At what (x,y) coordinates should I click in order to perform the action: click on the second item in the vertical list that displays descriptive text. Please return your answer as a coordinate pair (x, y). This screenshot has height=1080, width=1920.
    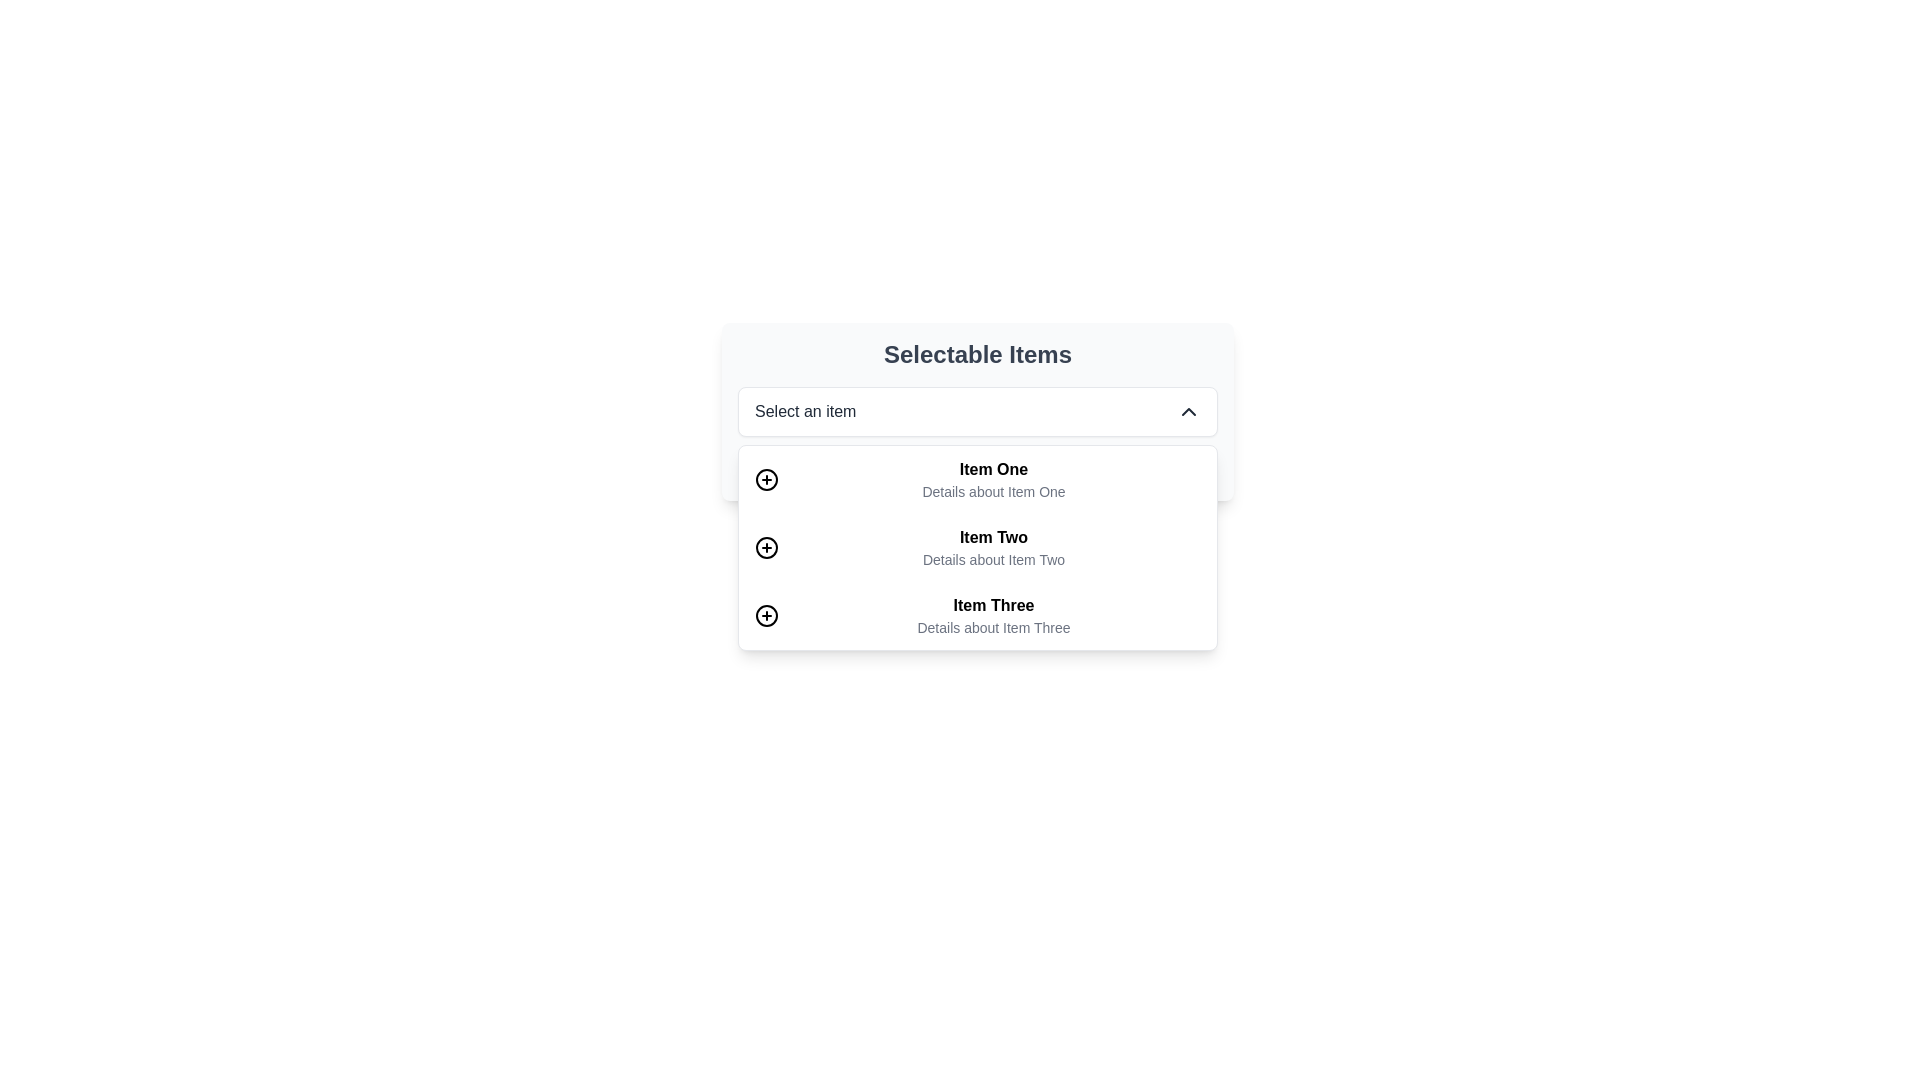
    Looking at the image, I should click on (993, 547).